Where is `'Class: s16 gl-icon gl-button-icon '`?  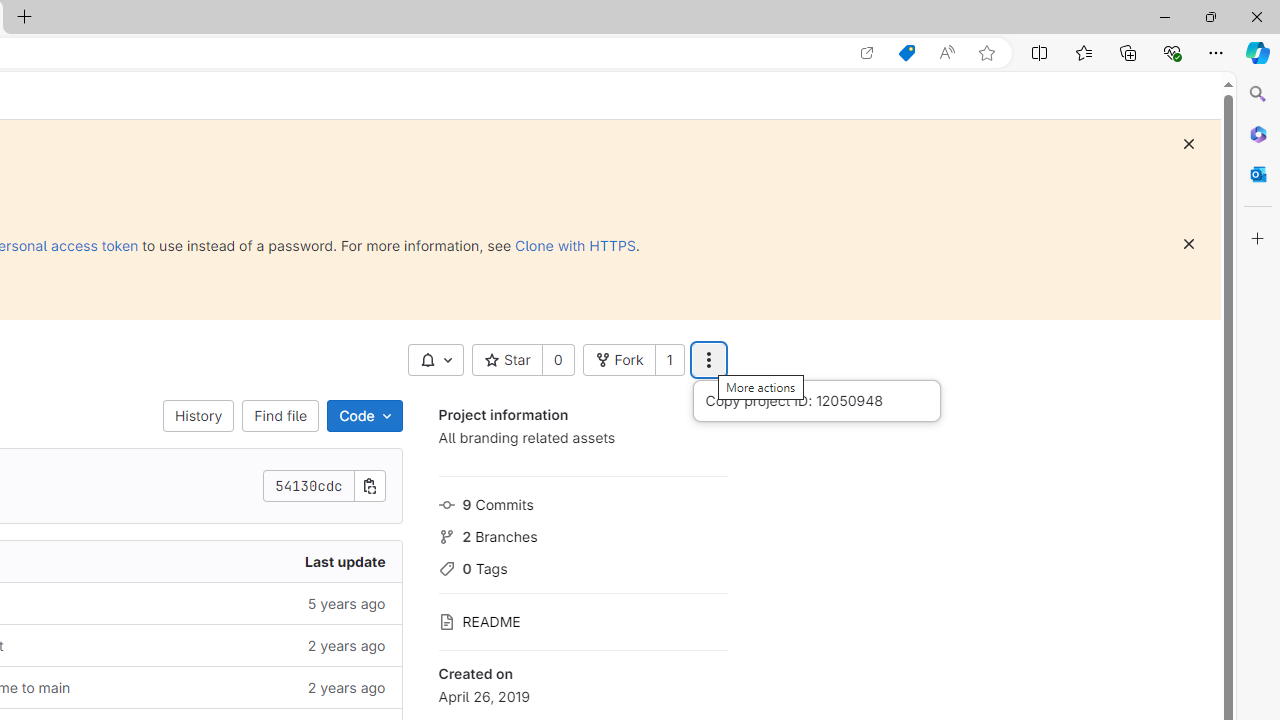
'Class: s16 gl-icon gl-button-icon ' is located at coordinates (1189, 243).